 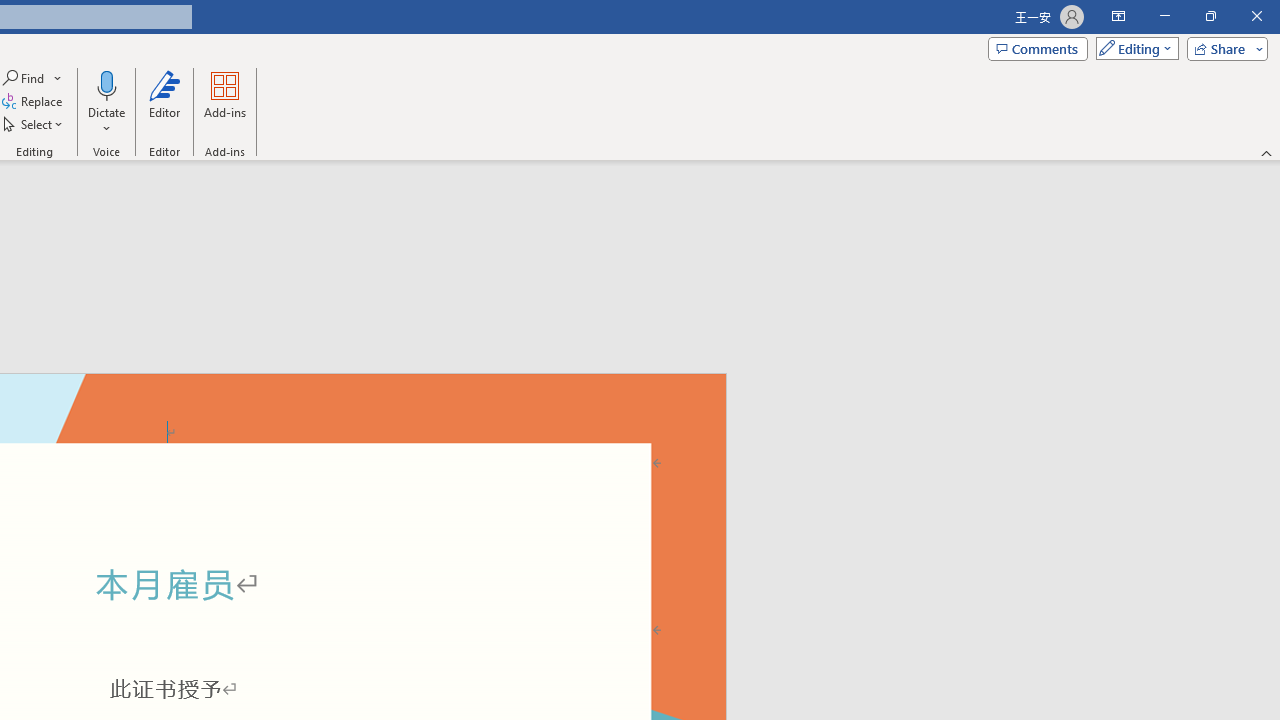 I want to click on 'More Options', so click(x=105, y=121).